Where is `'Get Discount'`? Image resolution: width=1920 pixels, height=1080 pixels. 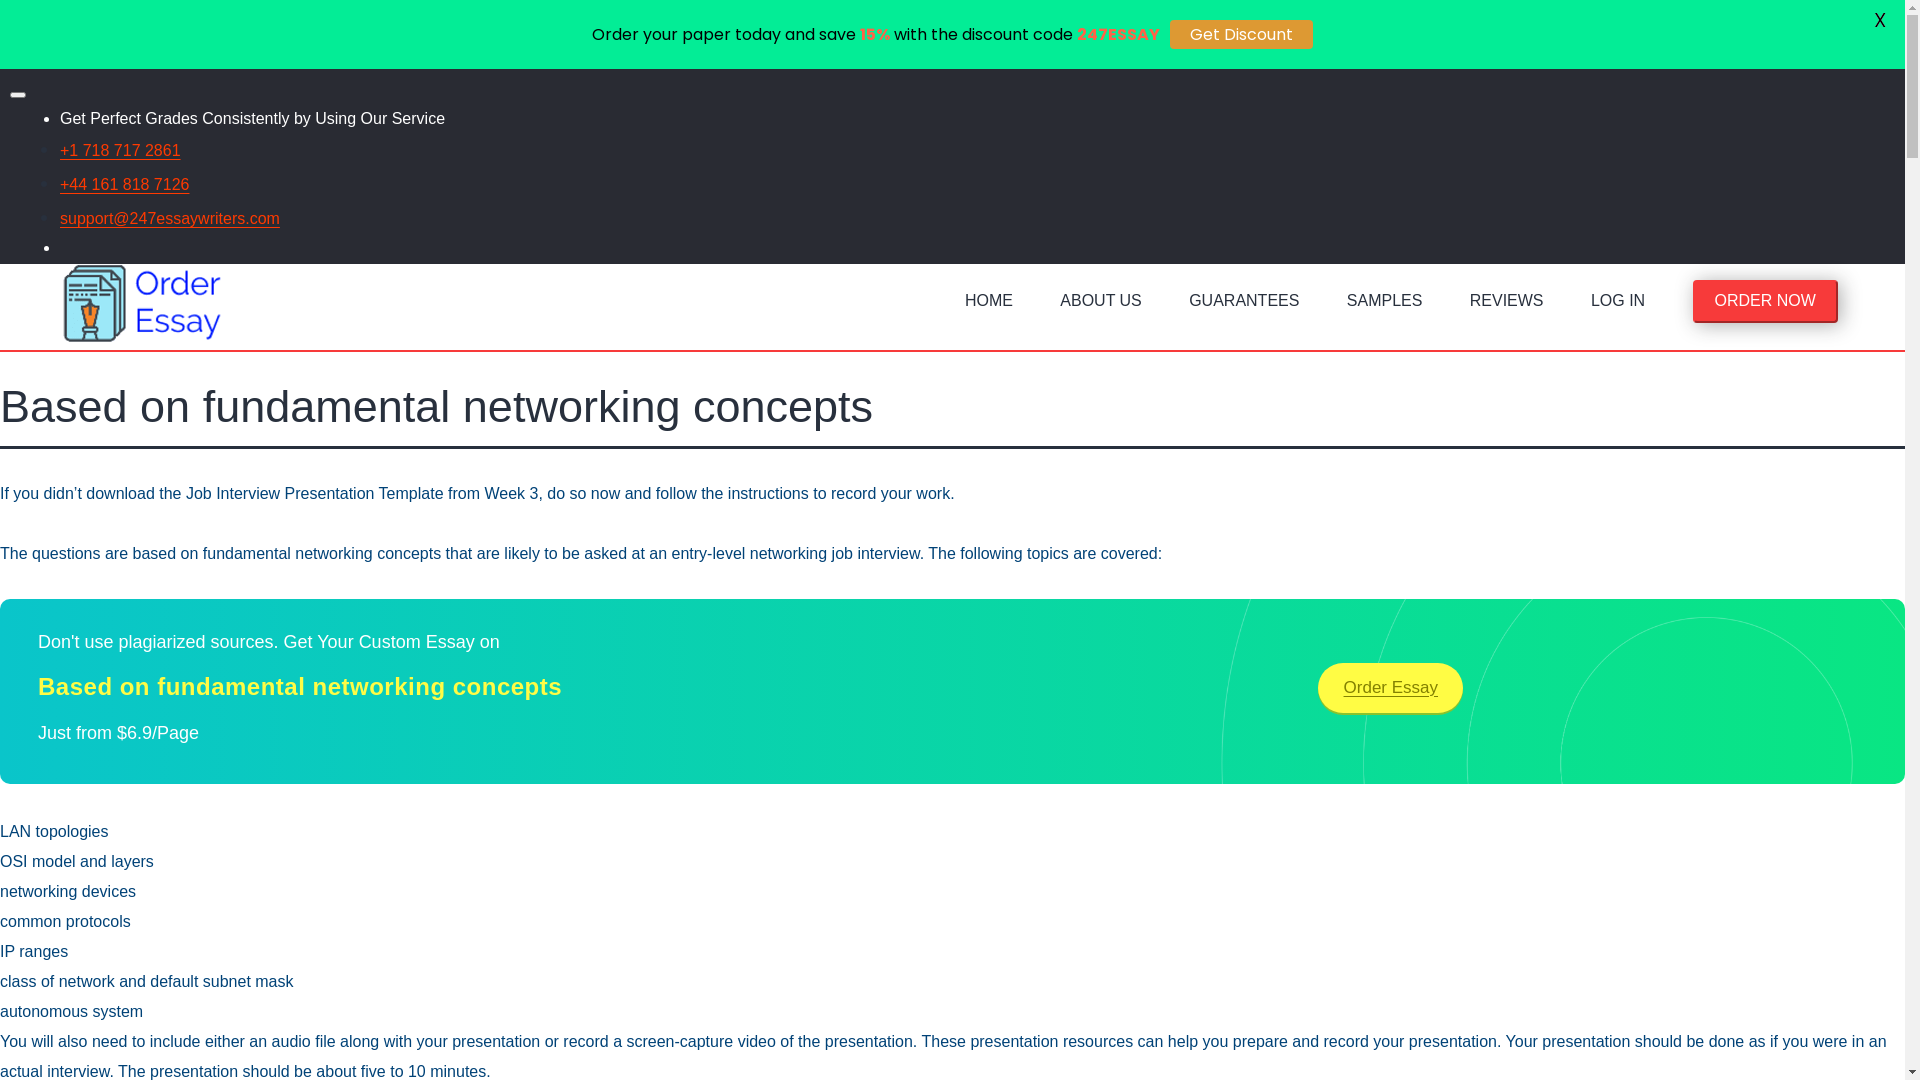
'Get Discount' is located at coordinates (1240, 34).